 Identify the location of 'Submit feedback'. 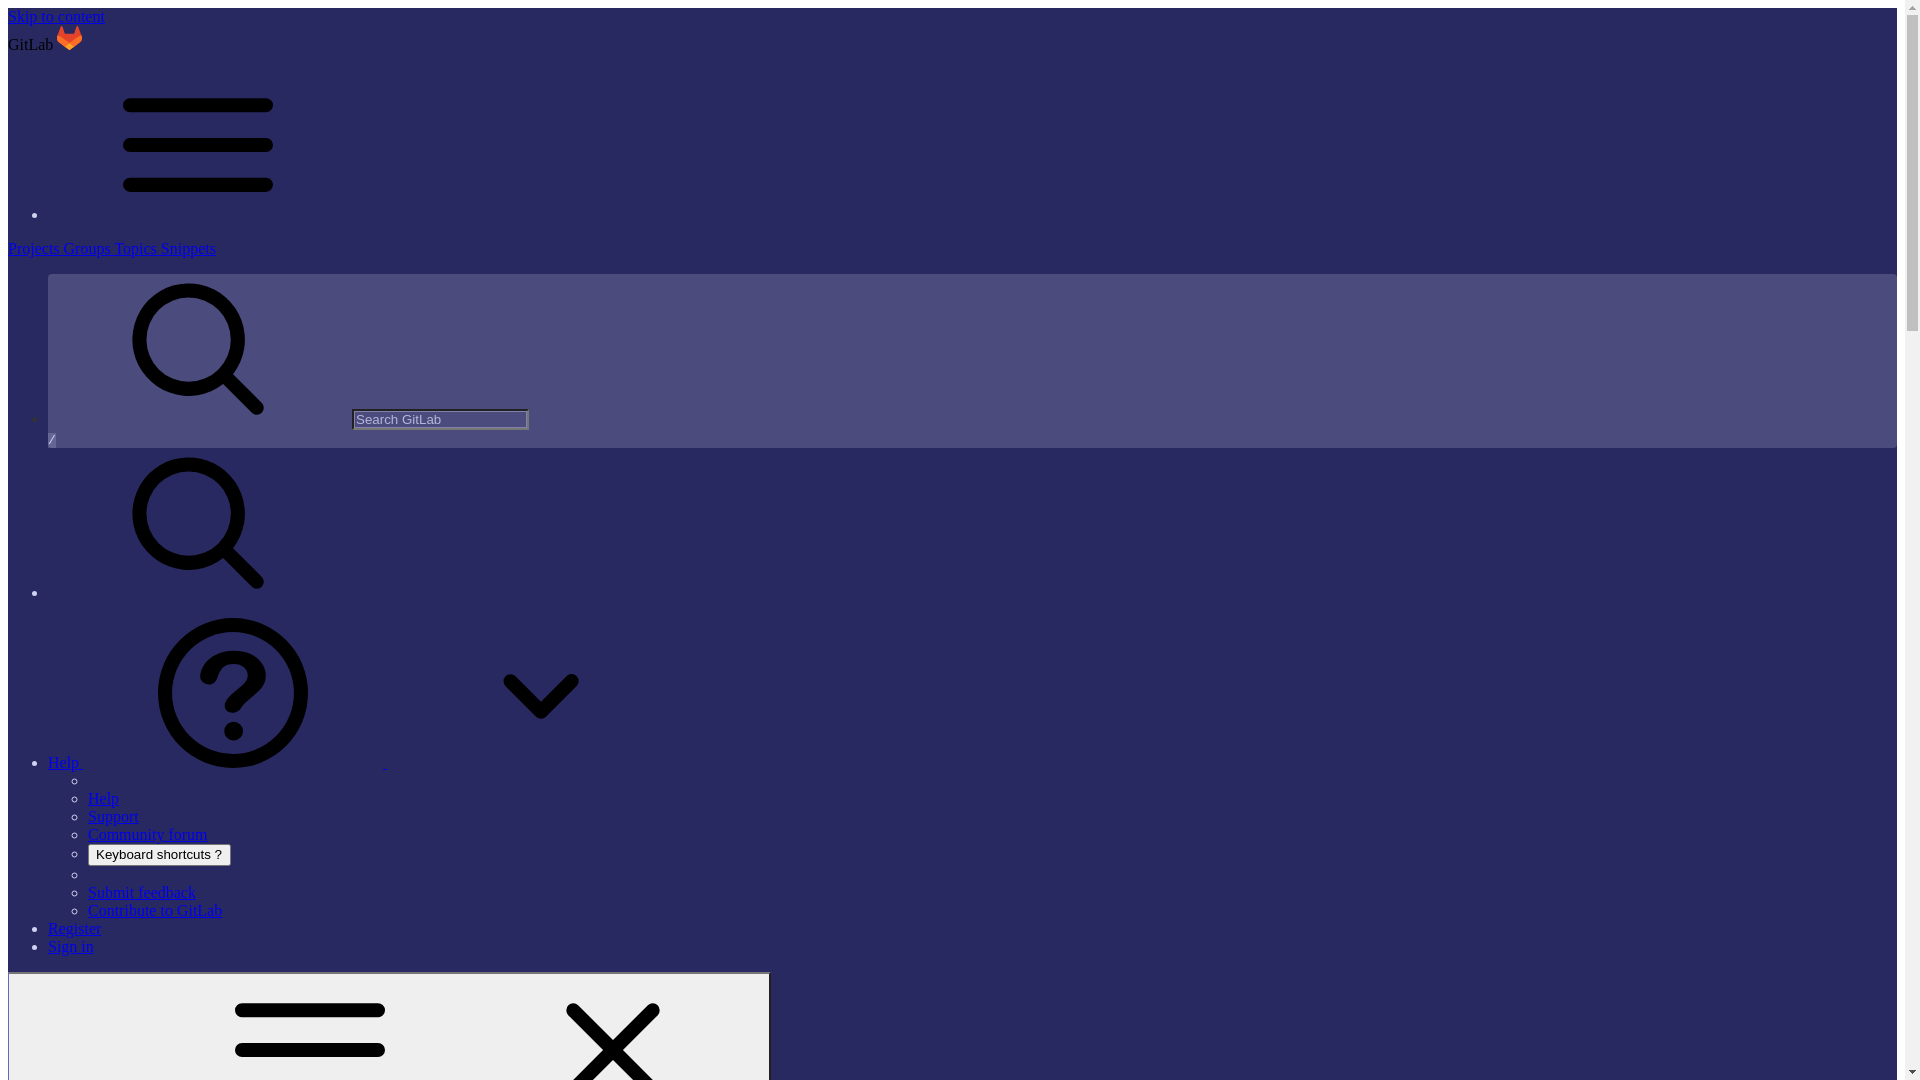
(86, 891).